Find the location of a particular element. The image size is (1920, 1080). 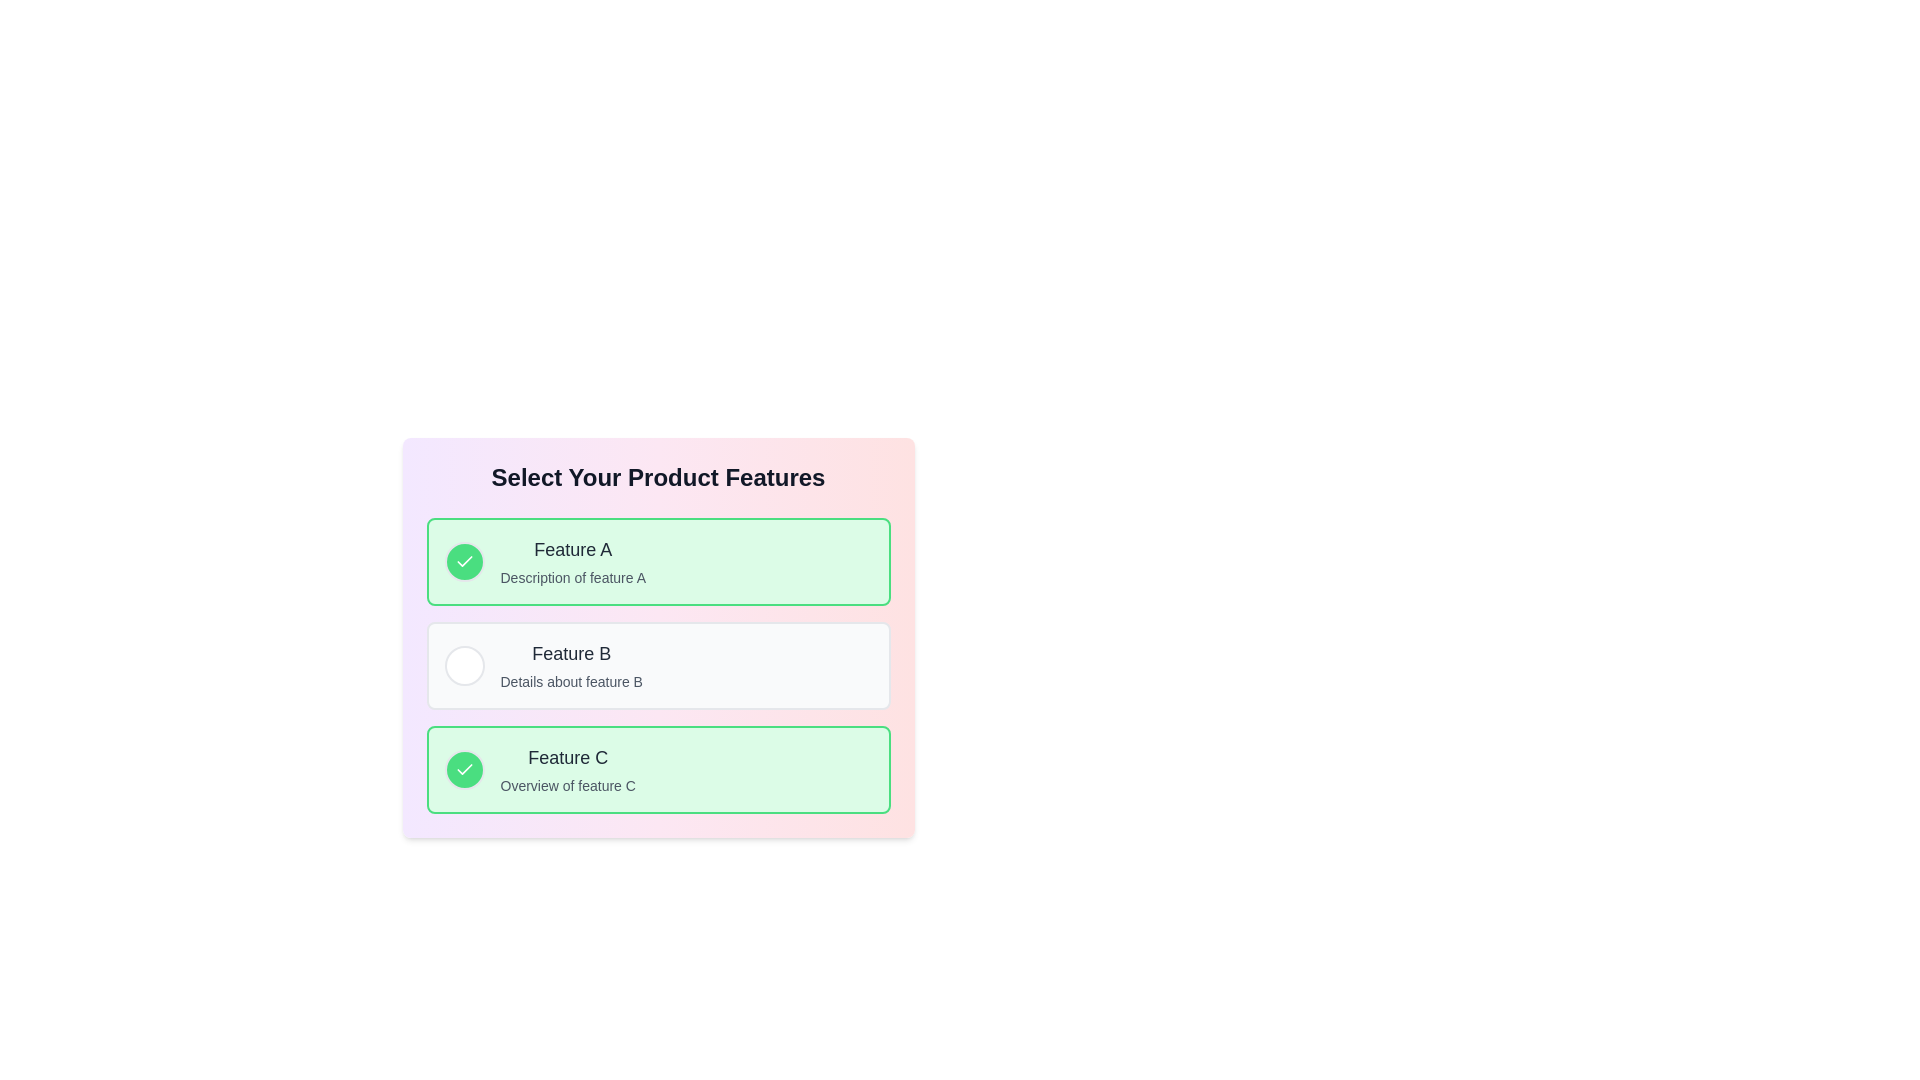

the text label reading 'Description of feature A', which is styled in a small gray font and located directly below the title 'Feature A' is located at coordinates (572, 578).